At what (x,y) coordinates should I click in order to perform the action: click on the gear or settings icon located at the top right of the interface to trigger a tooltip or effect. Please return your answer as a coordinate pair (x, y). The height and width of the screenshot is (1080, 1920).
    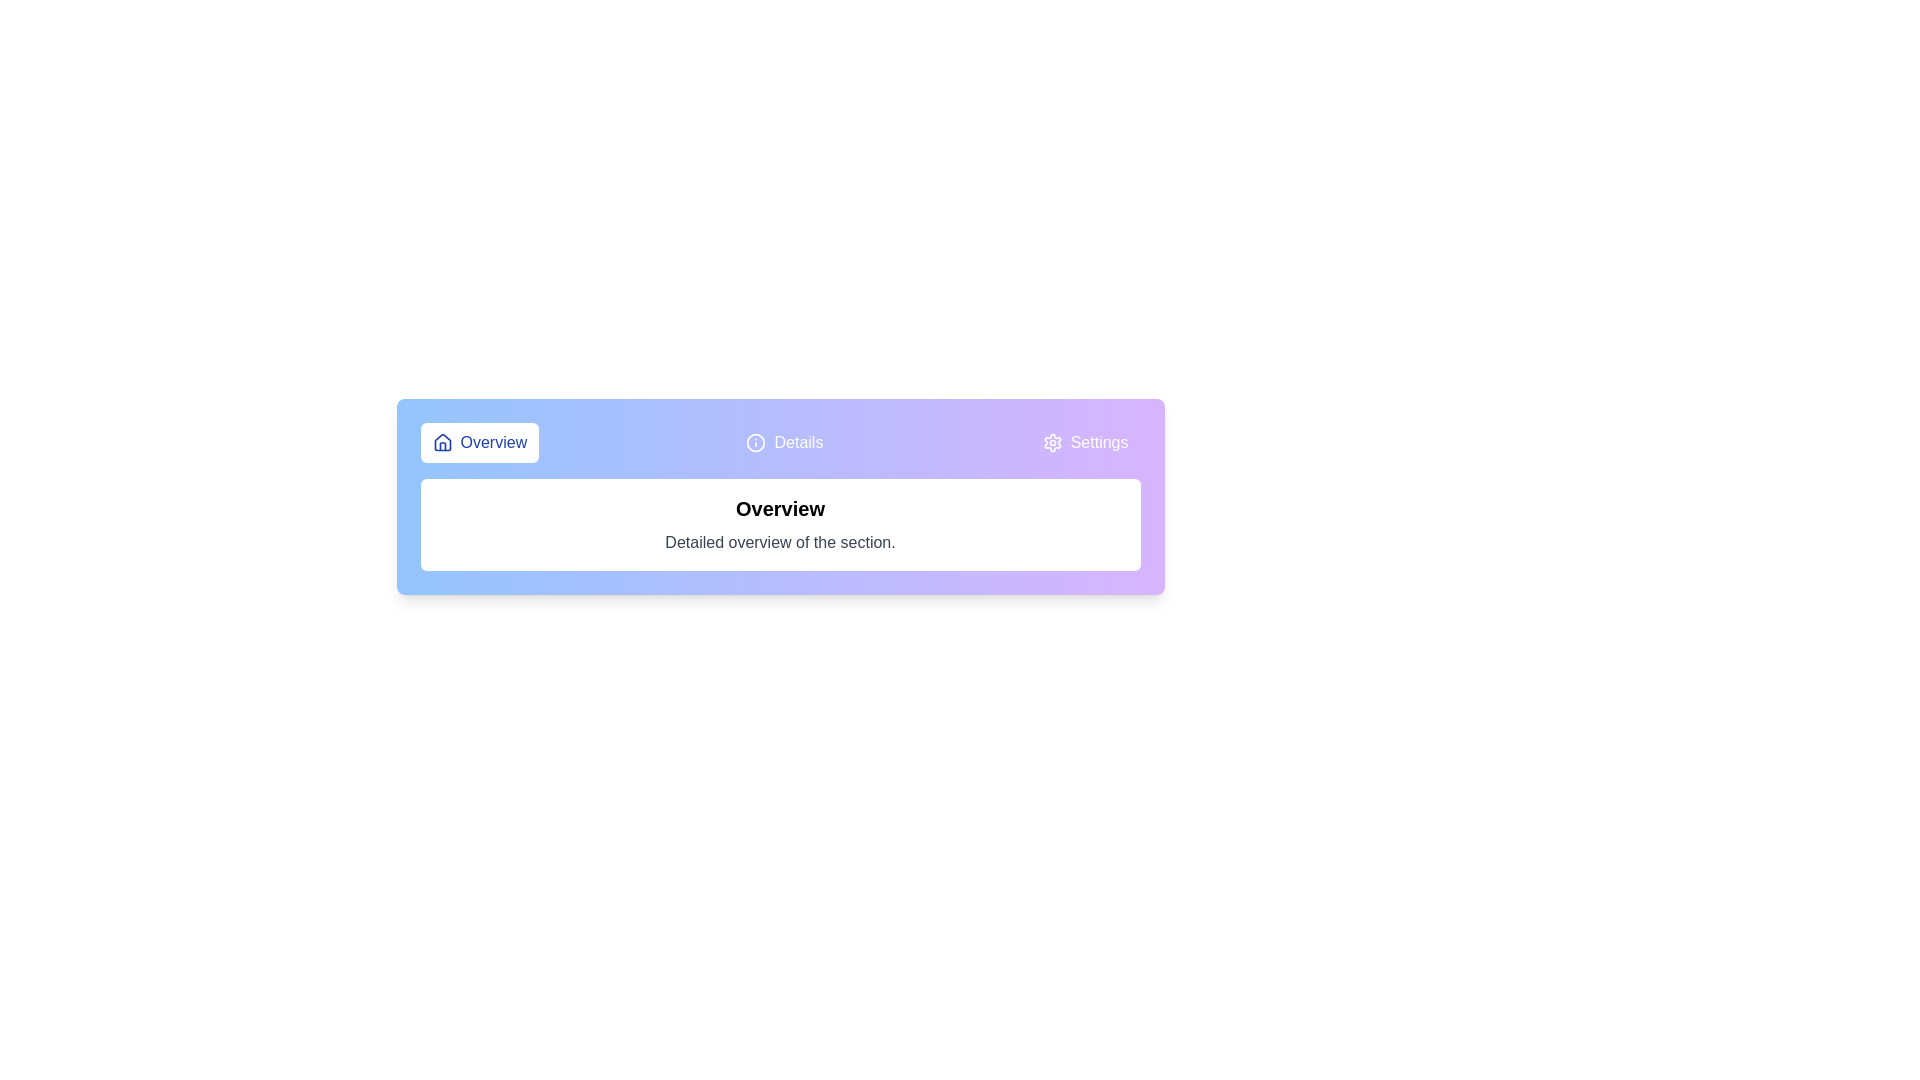
    Looking at the image, I should click on (1051, 442).